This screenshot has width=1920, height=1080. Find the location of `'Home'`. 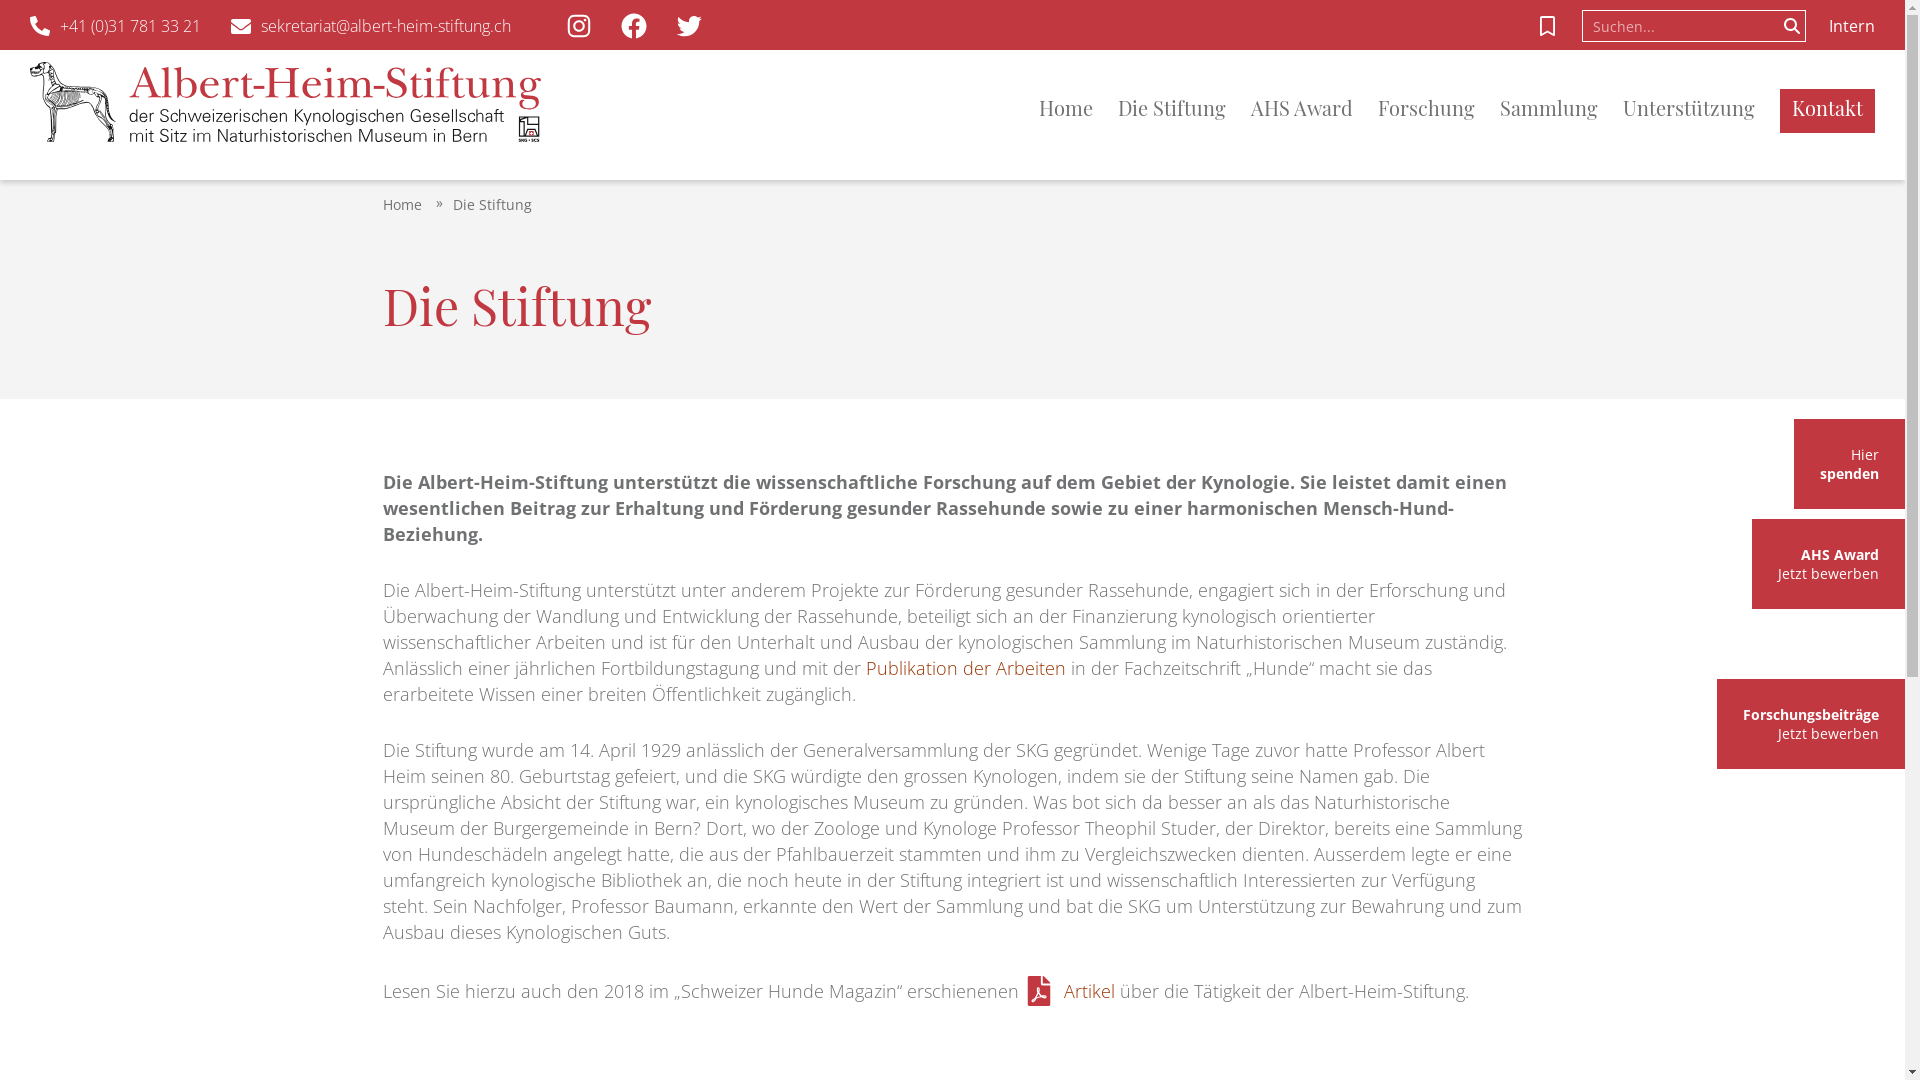

'Home' is located at coordinates (400, 204).